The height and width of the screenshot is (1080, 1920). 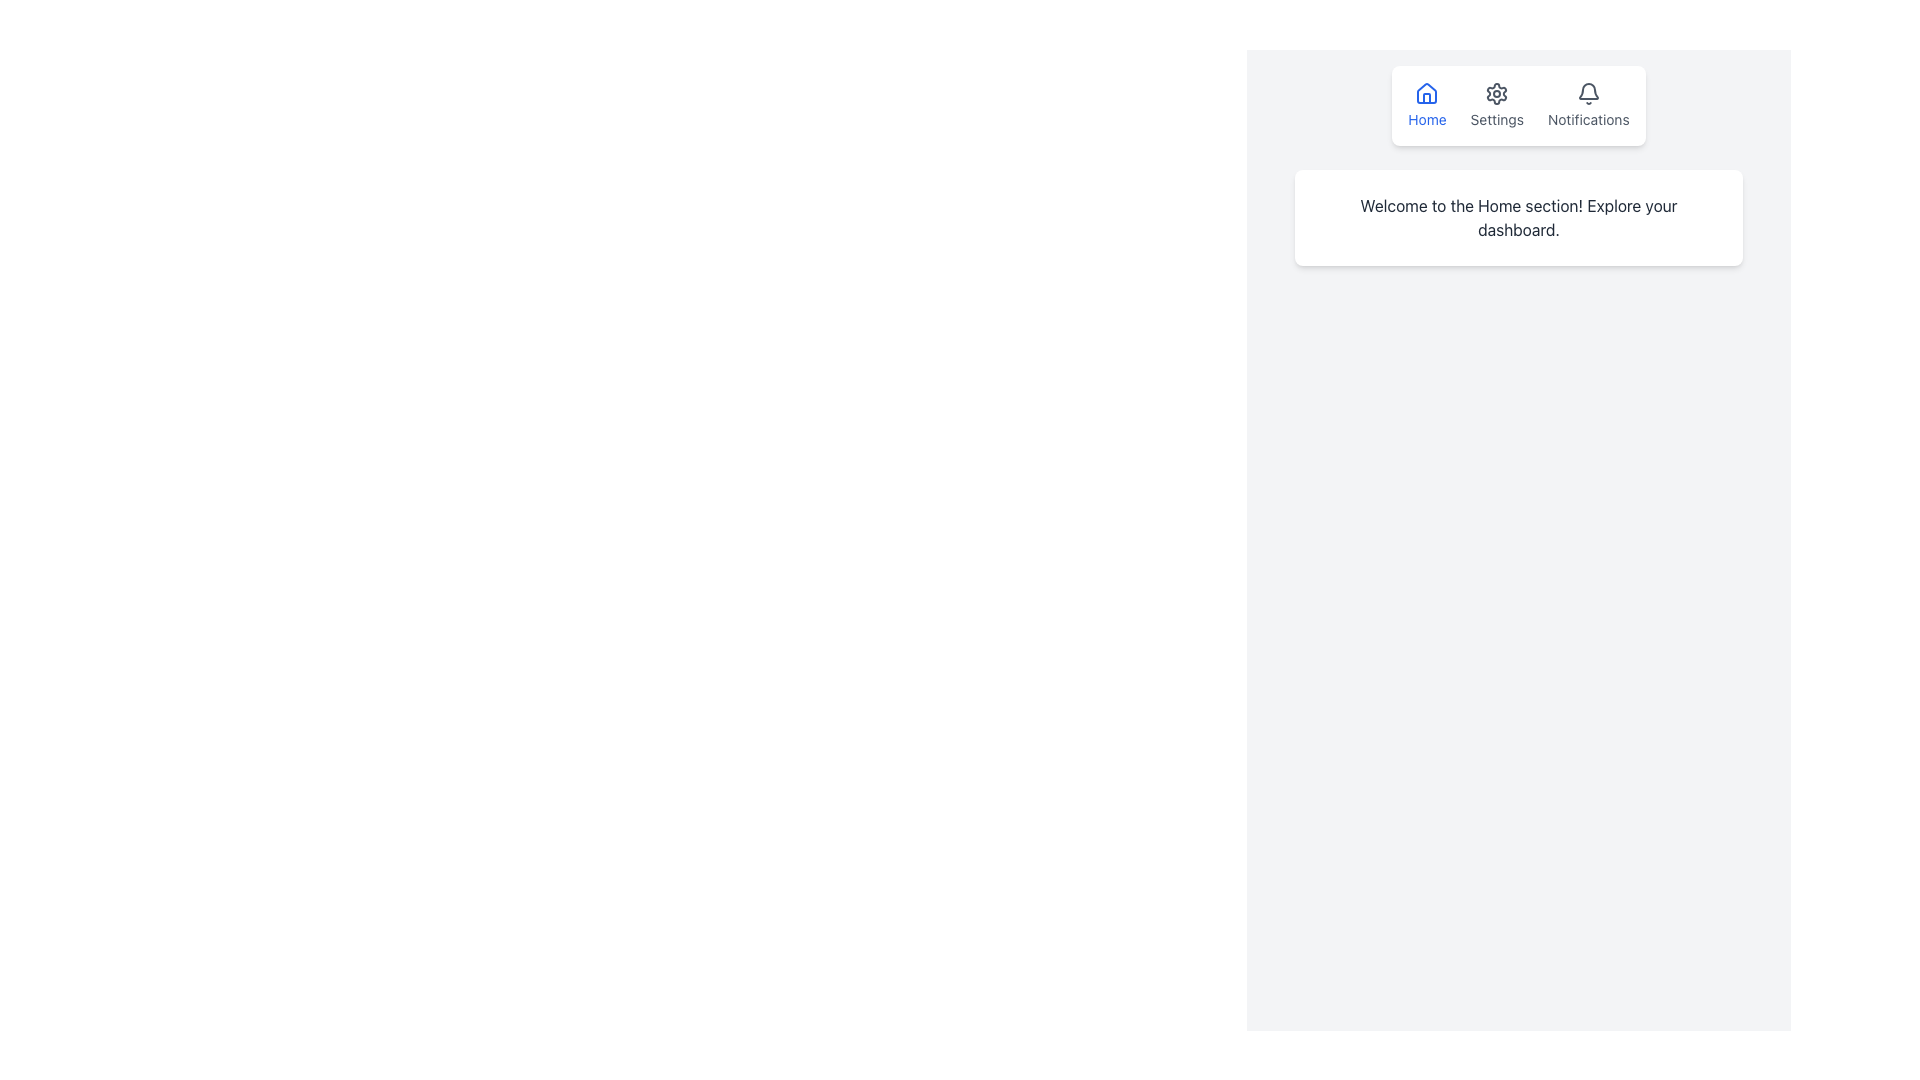 I want to click on the 'Home' text label, which is located at the top left corner of the interface and serves as a navigational button to the Home section, so click(x=1426, y=119).